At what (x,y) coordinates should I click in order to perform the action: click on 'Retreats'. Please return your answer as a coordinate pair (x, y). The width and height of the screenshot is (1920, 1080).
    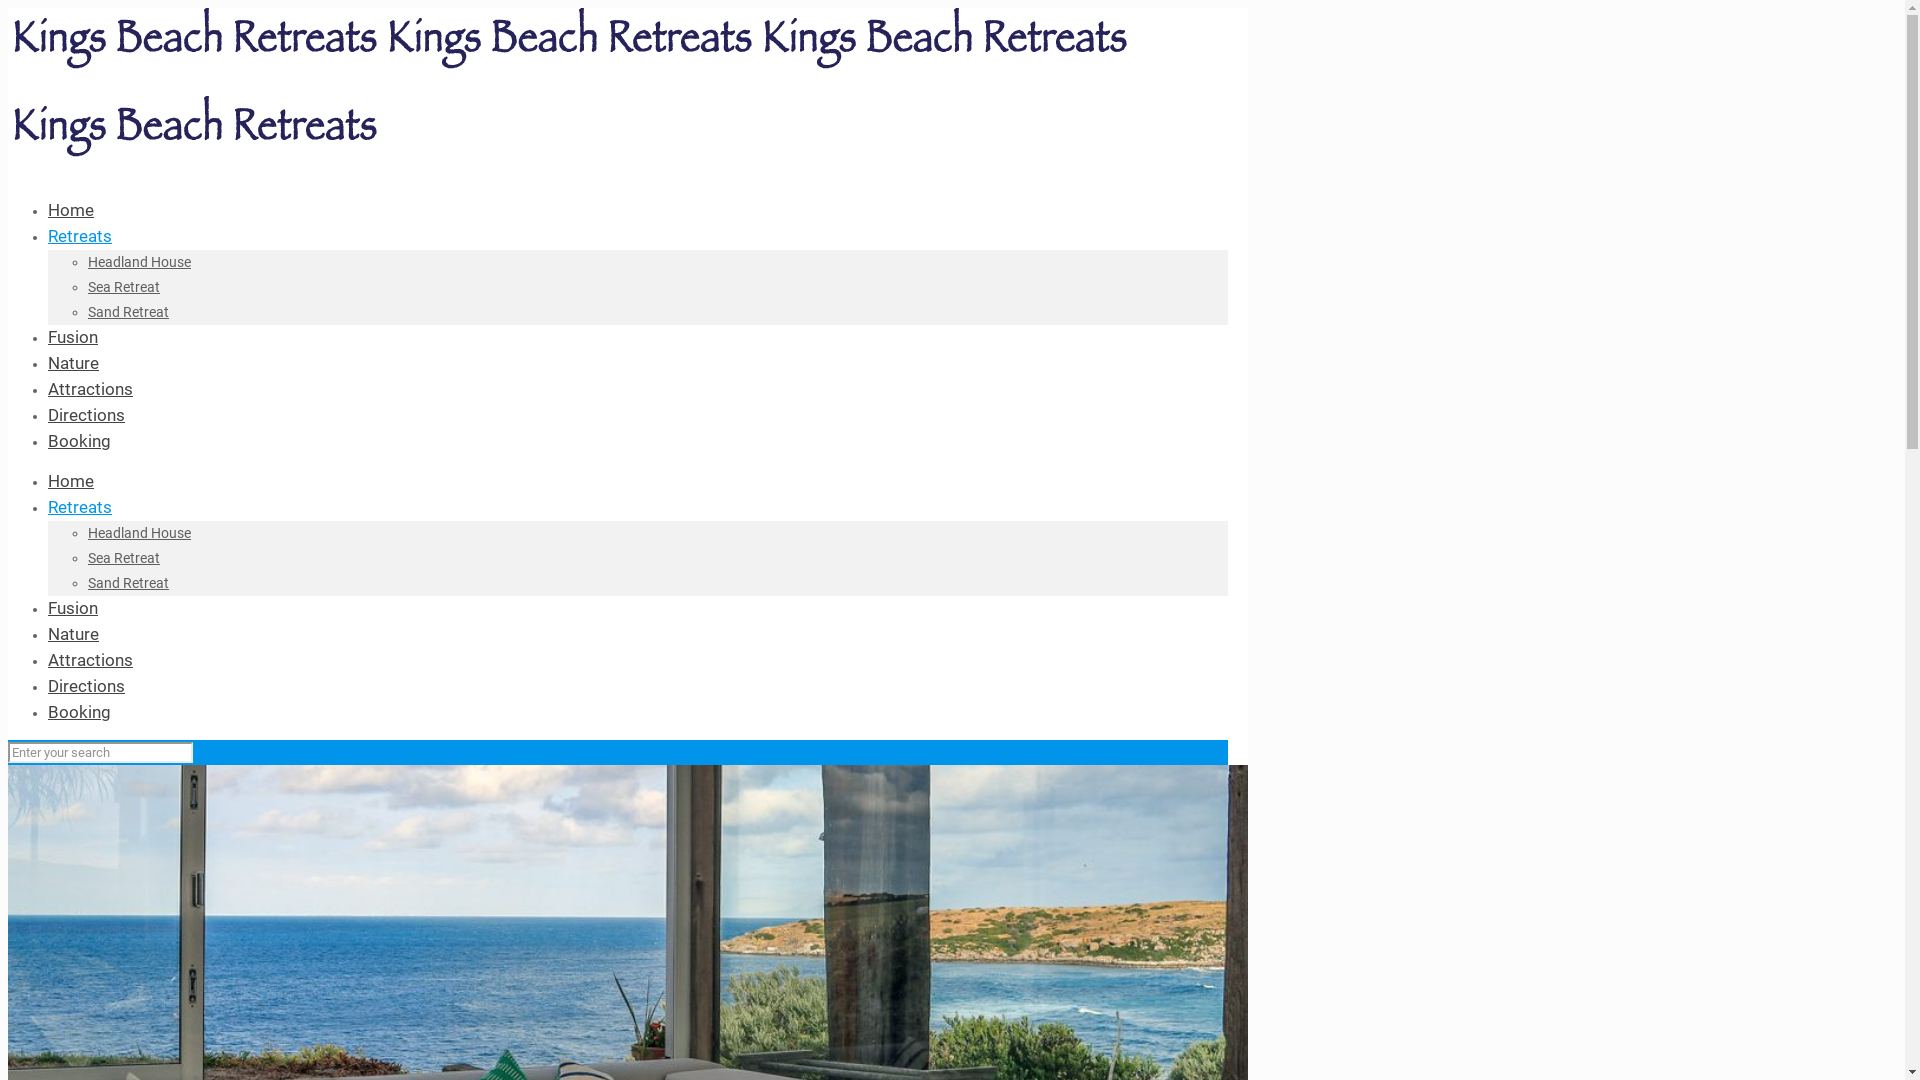
    Looking at the image, I should click on (48, 234).